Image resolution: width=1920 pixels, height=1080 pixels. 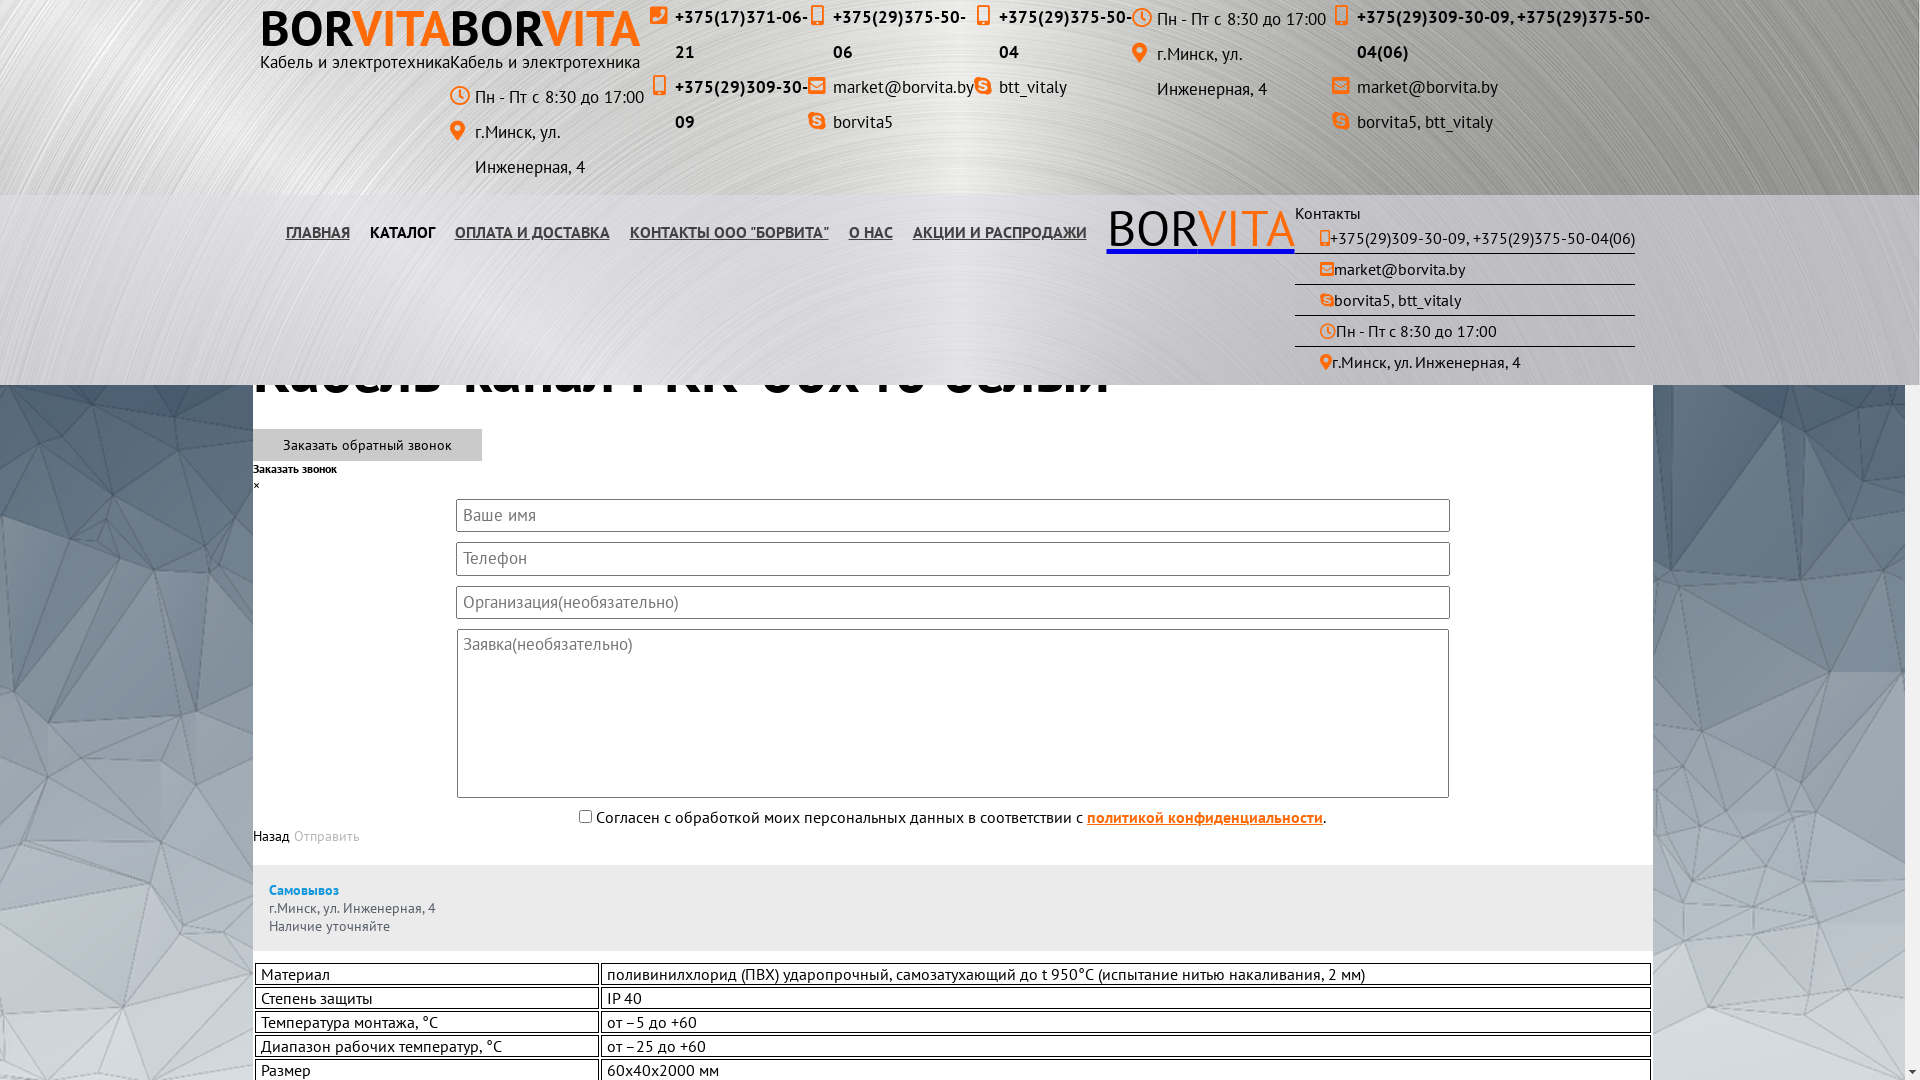 What do you see at coordinates (355, 27) in the screenshot?
I see `'BORVITA'` at bounding box center [355, 27].